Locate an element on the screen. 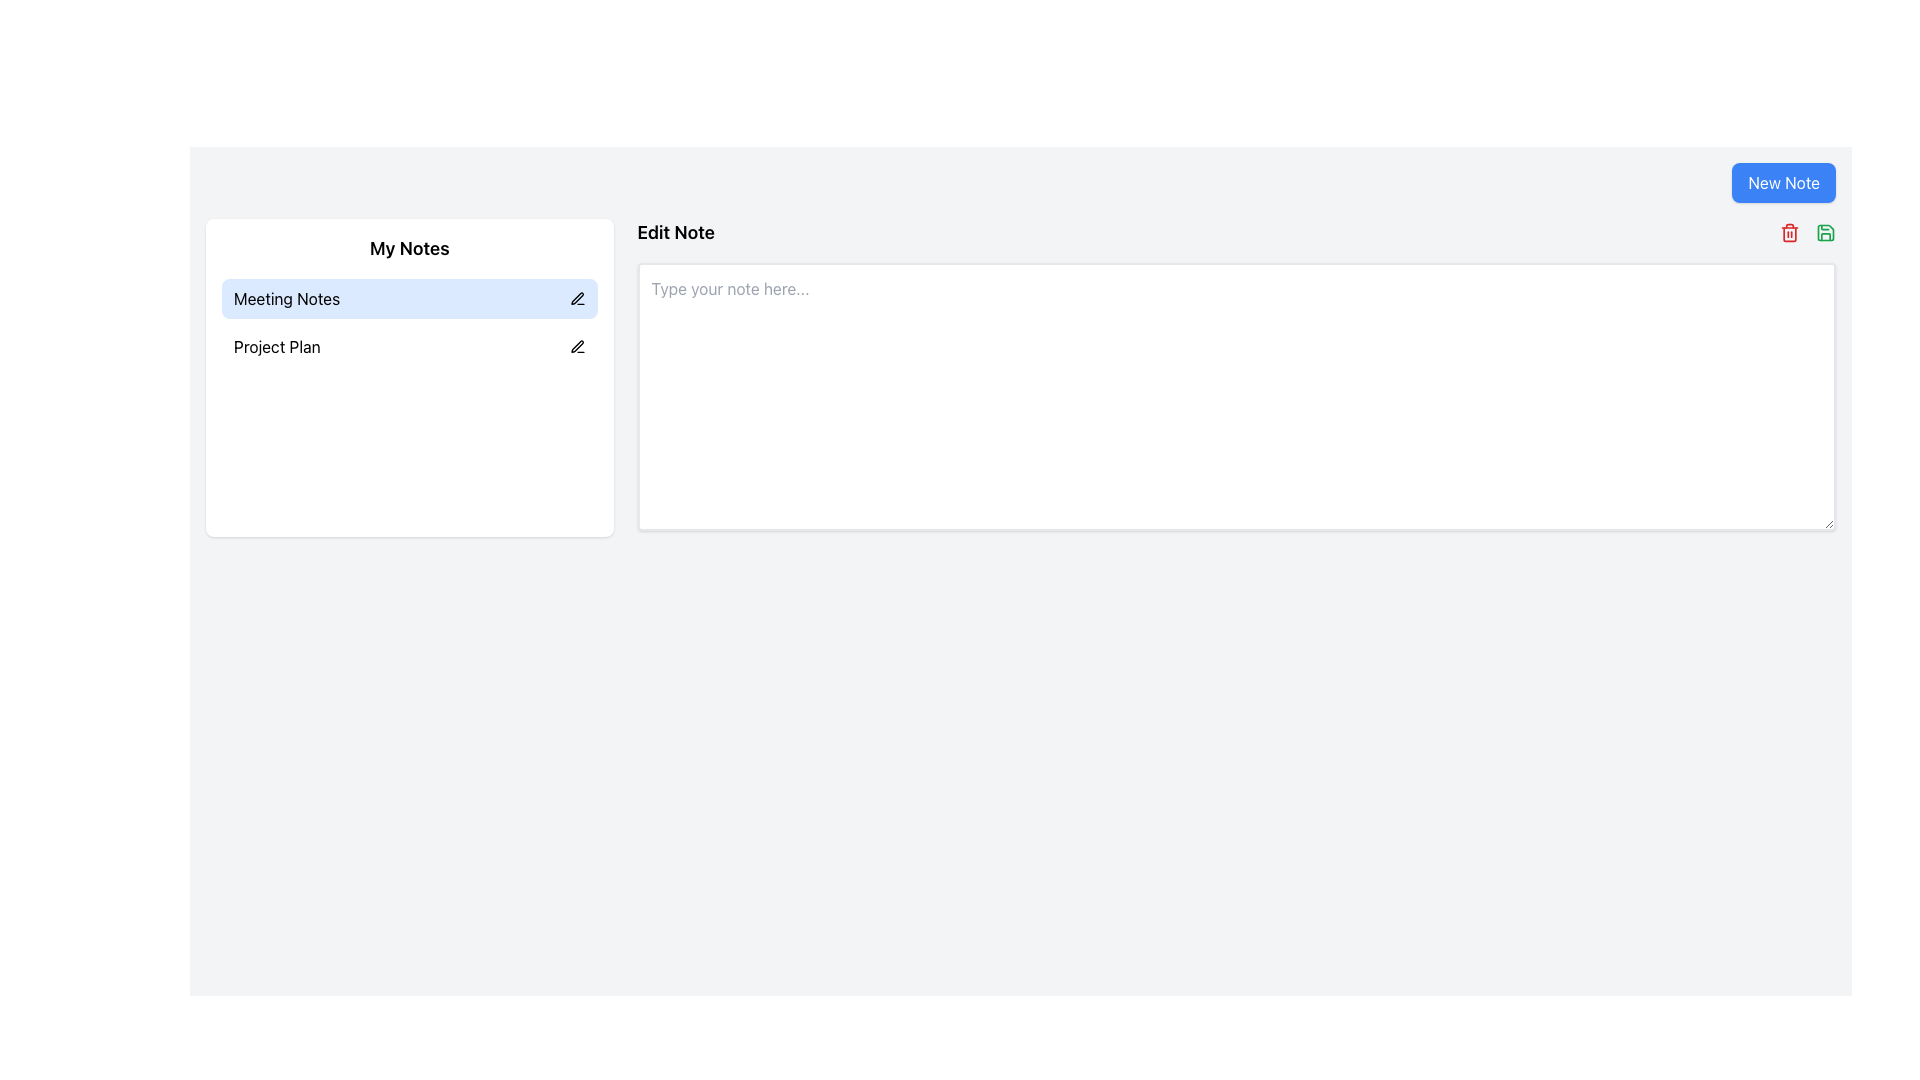 This screenshot has width=1920, height=1080. the green save icon, styled as a traditional floppy disk, located in the top-right corner of the application interface is located at coordinates (1825, 231).